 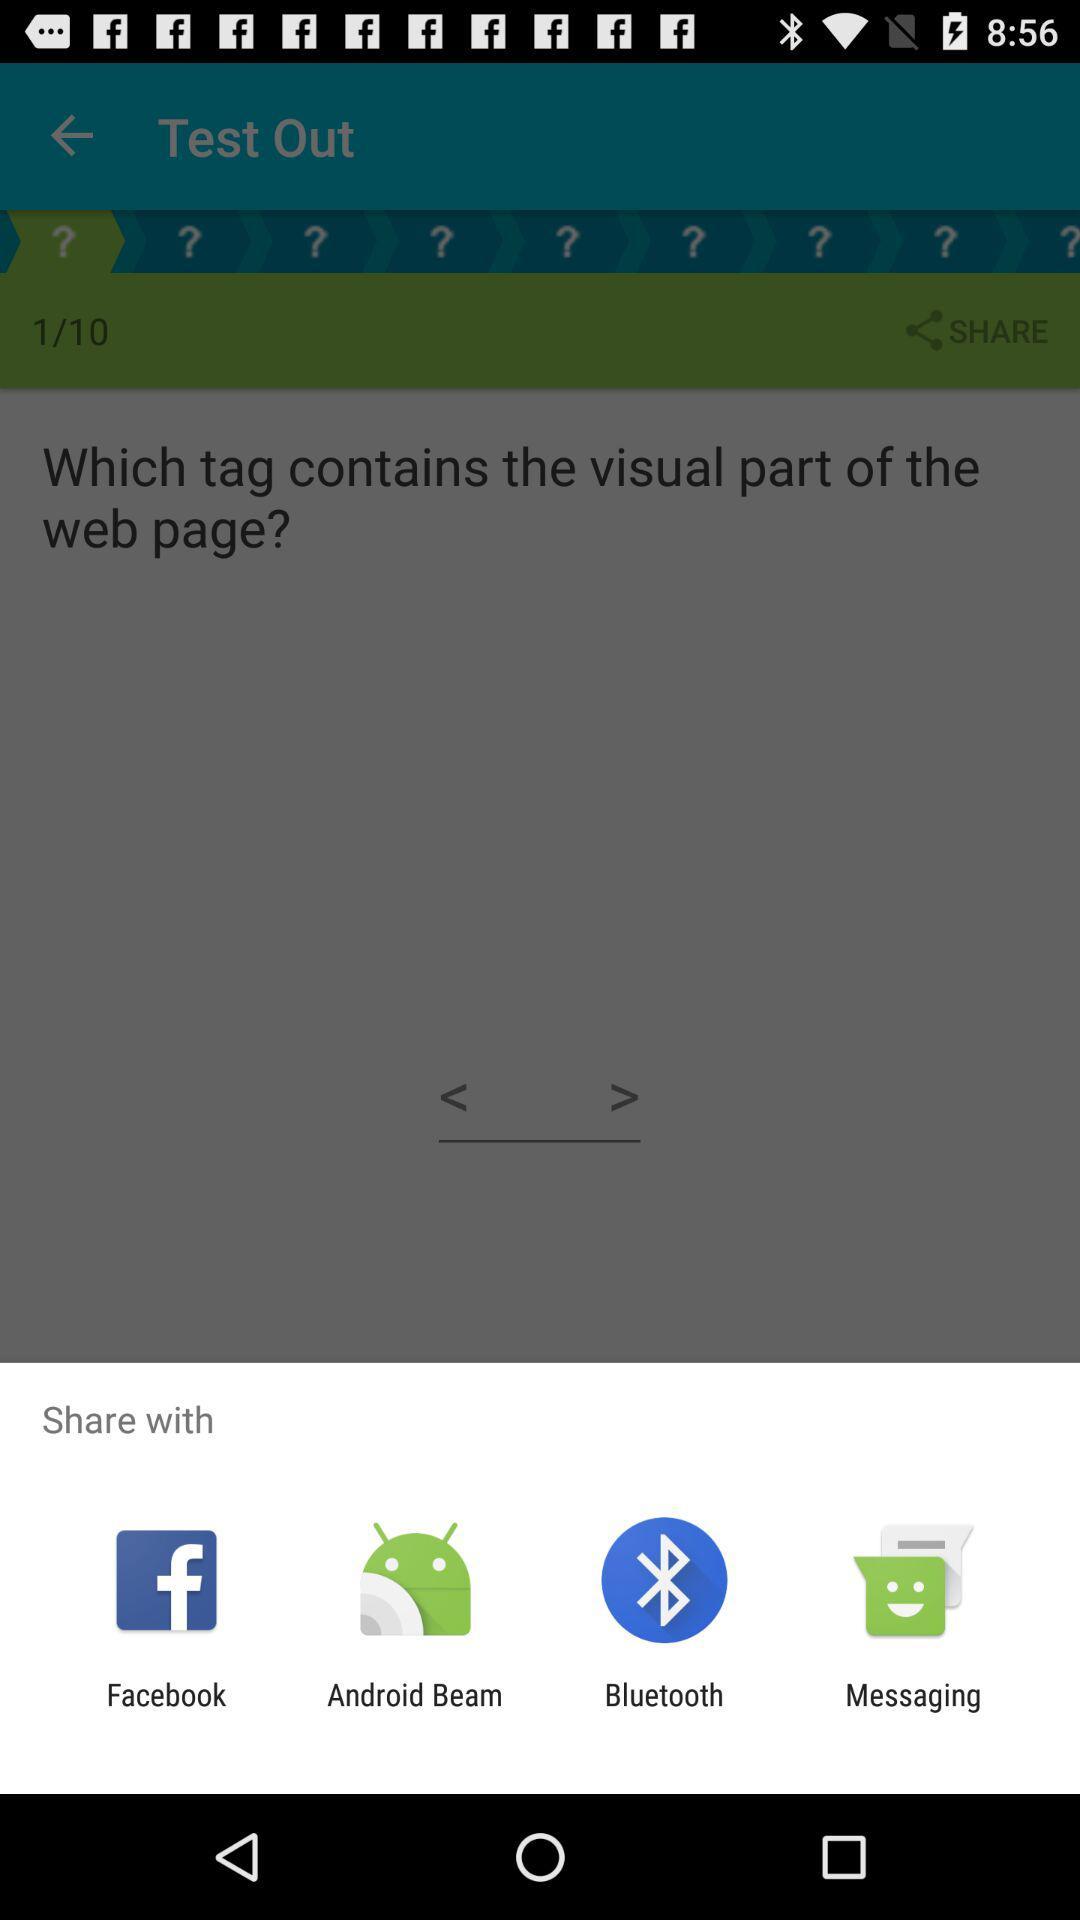 I want to click on the app next to the android beam app, so click(x=165, y=1711).